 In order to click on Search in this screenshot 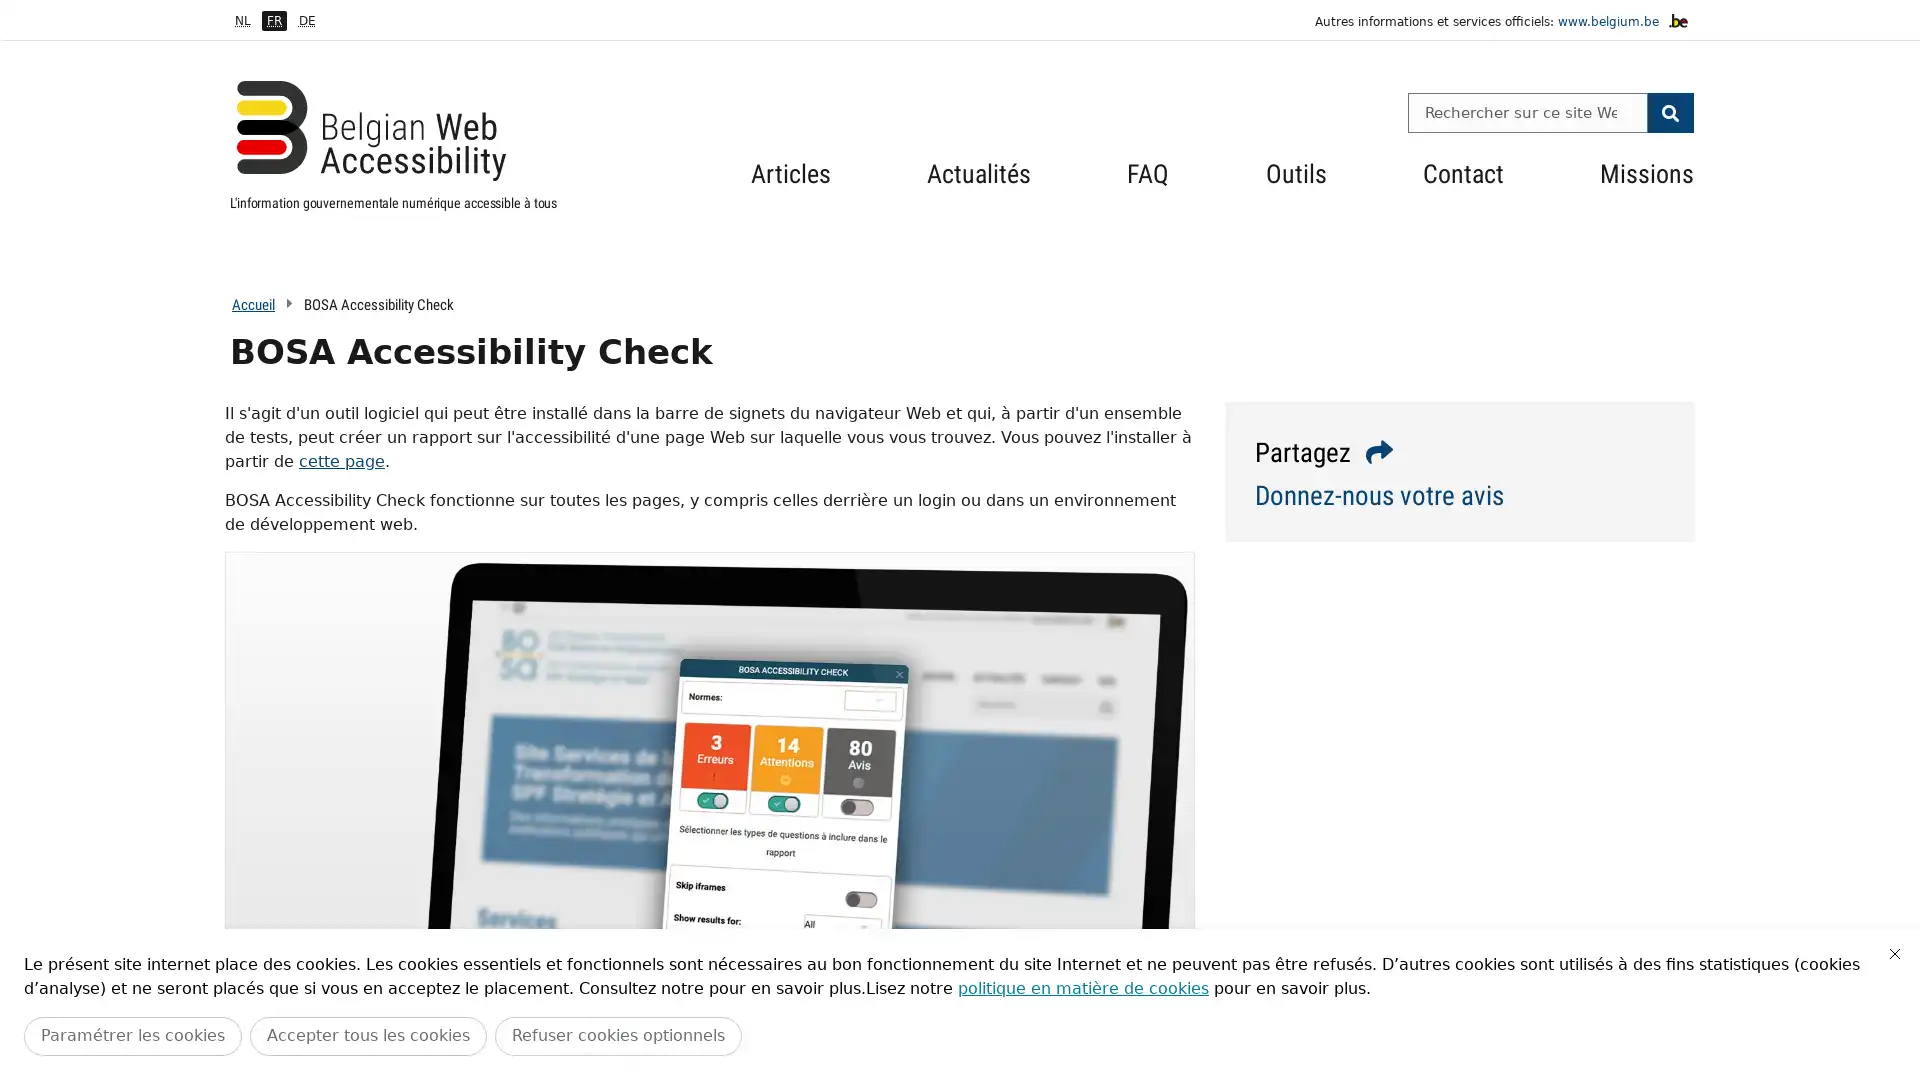, I will do `click(1670, 112)`.